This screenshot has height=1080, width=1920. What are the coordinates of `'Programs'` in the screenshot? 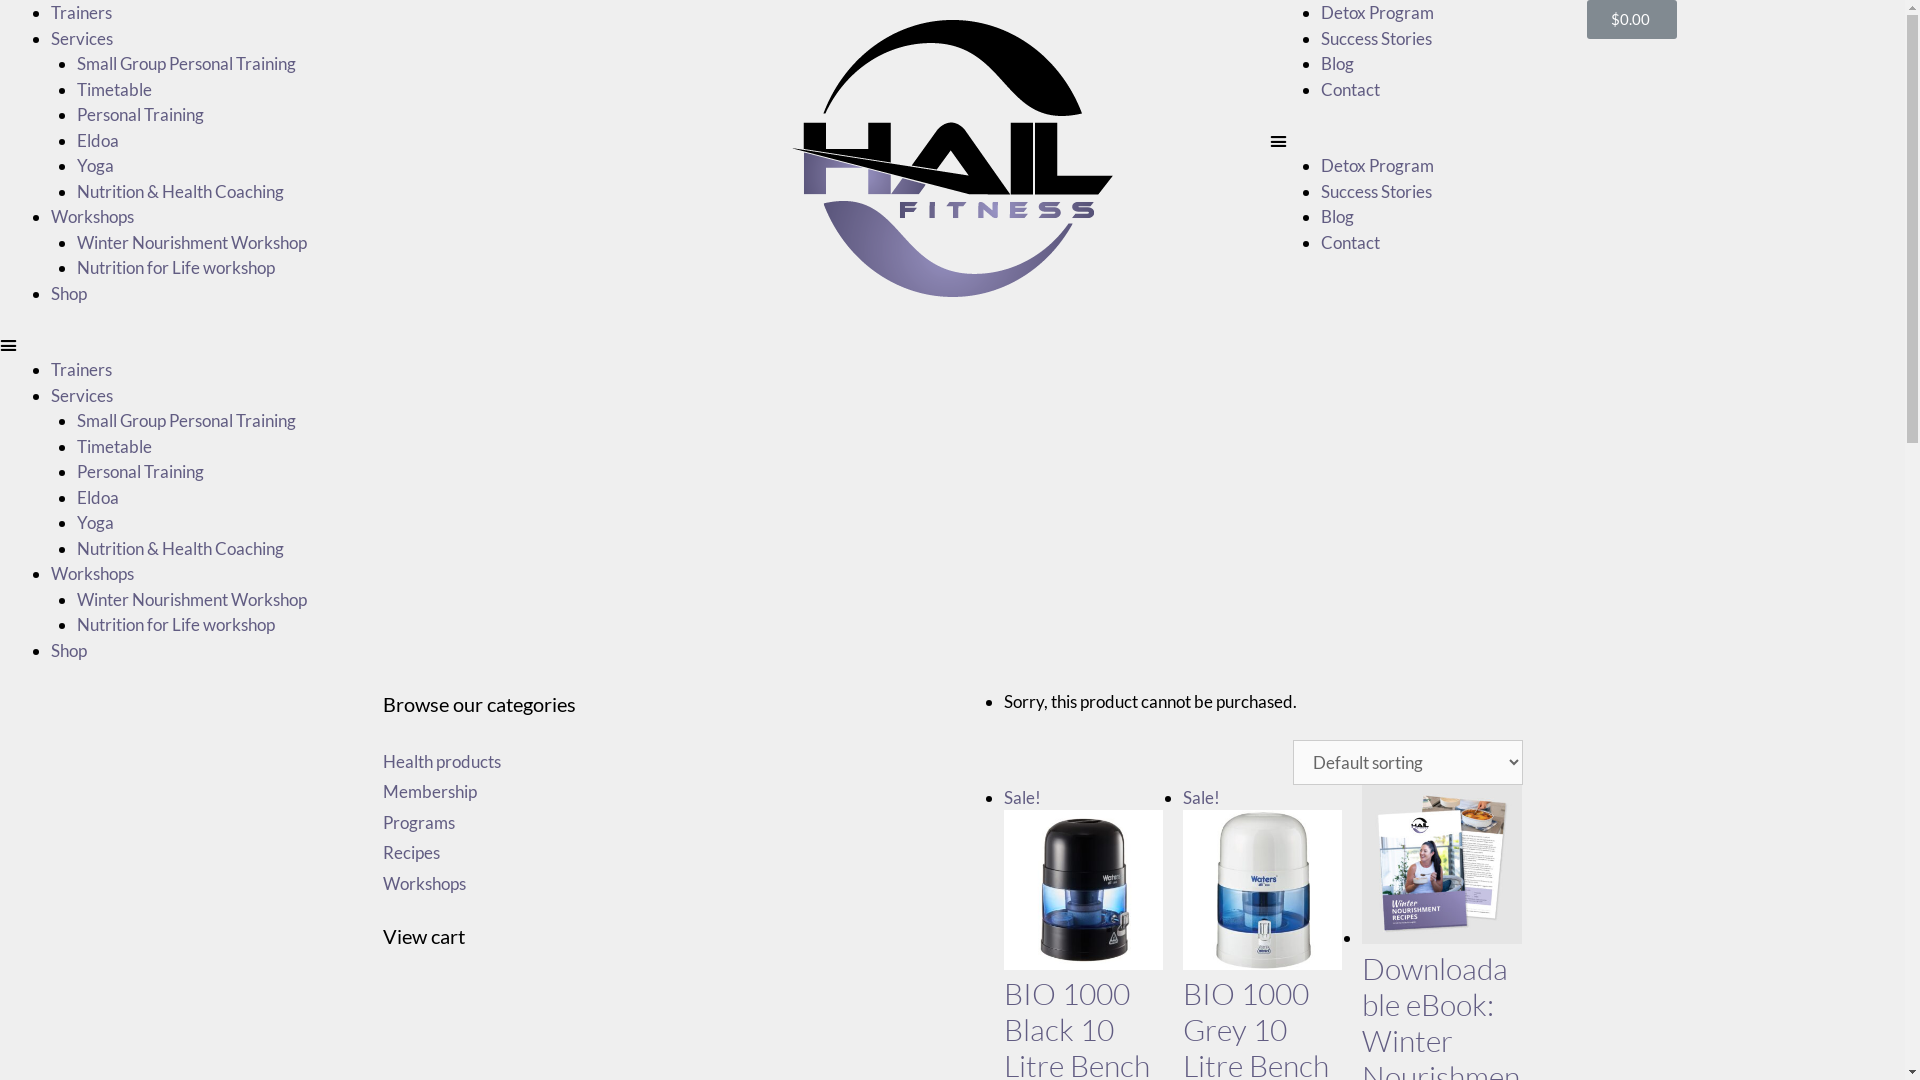 It's located at (416, 822).